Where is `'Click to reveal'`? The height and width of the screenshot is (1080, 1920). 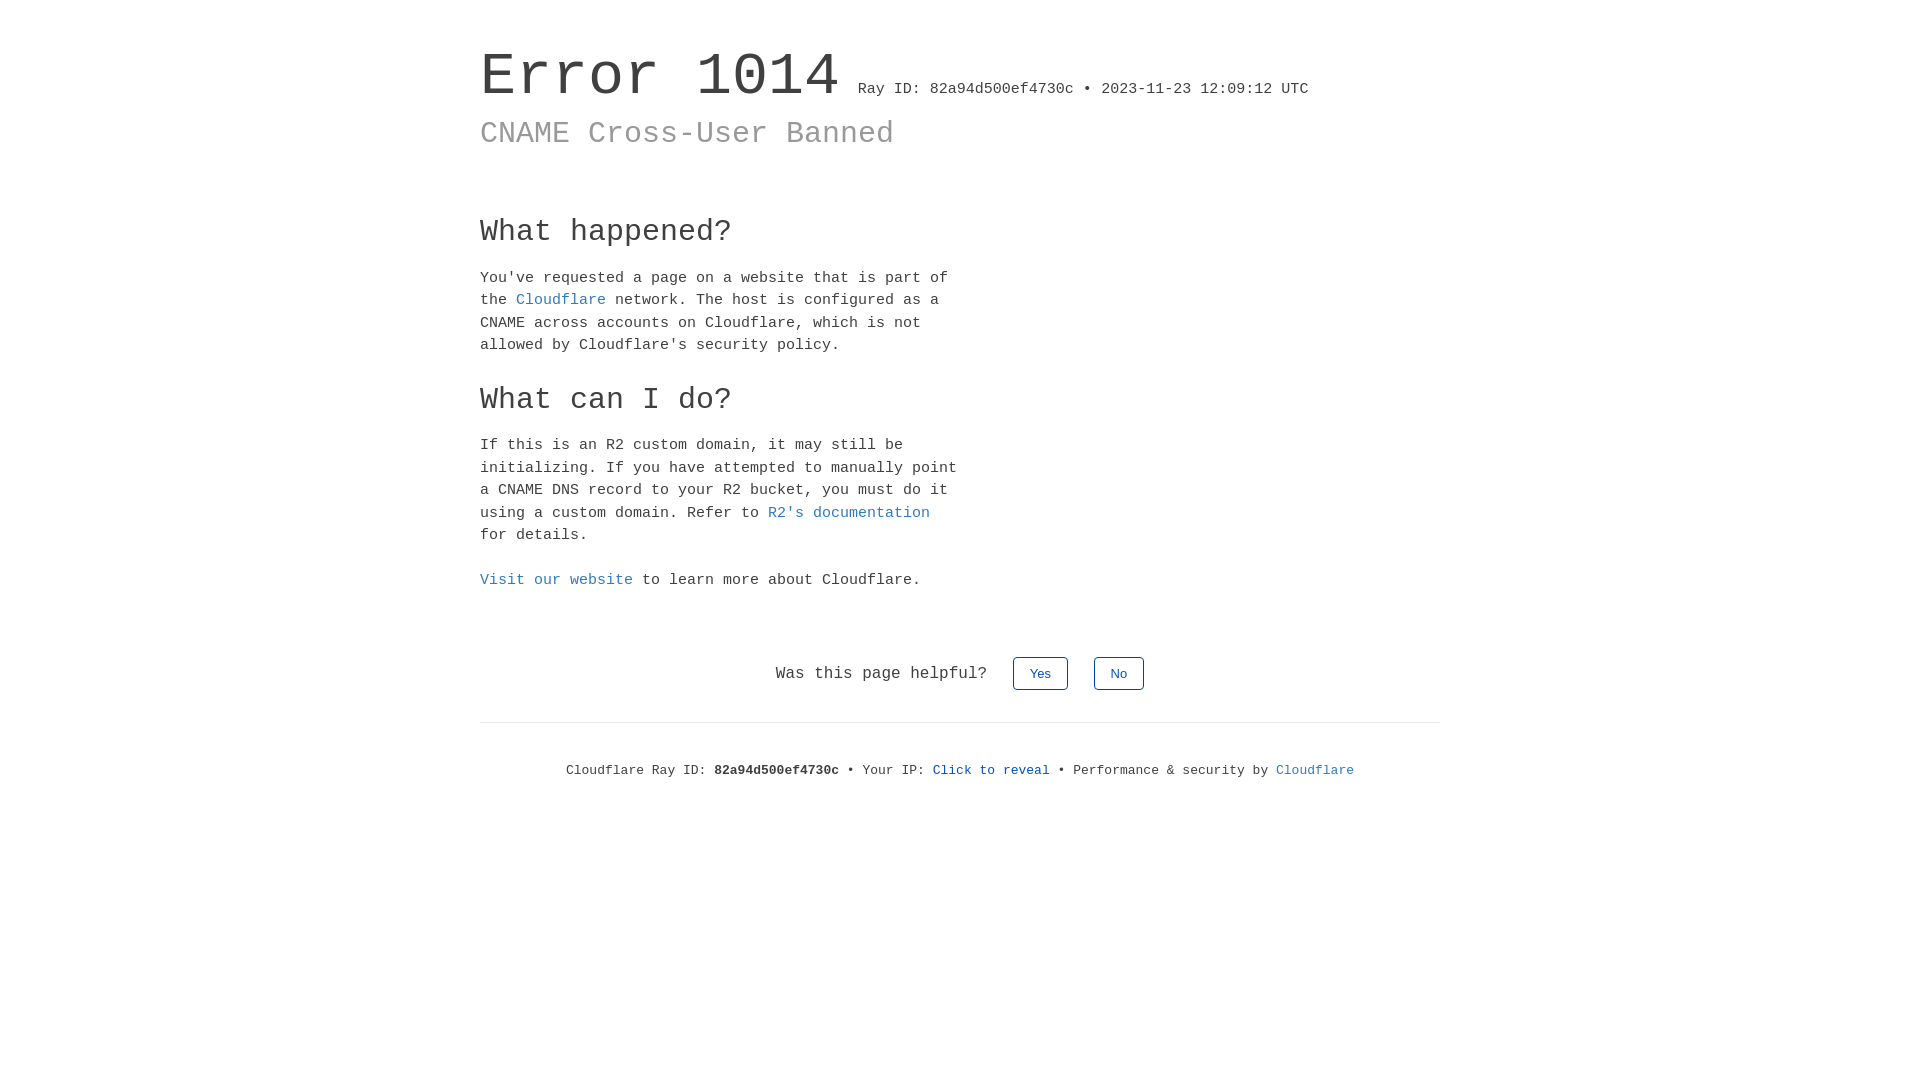 'Click to reveal' is located at coordinates (931, 768).